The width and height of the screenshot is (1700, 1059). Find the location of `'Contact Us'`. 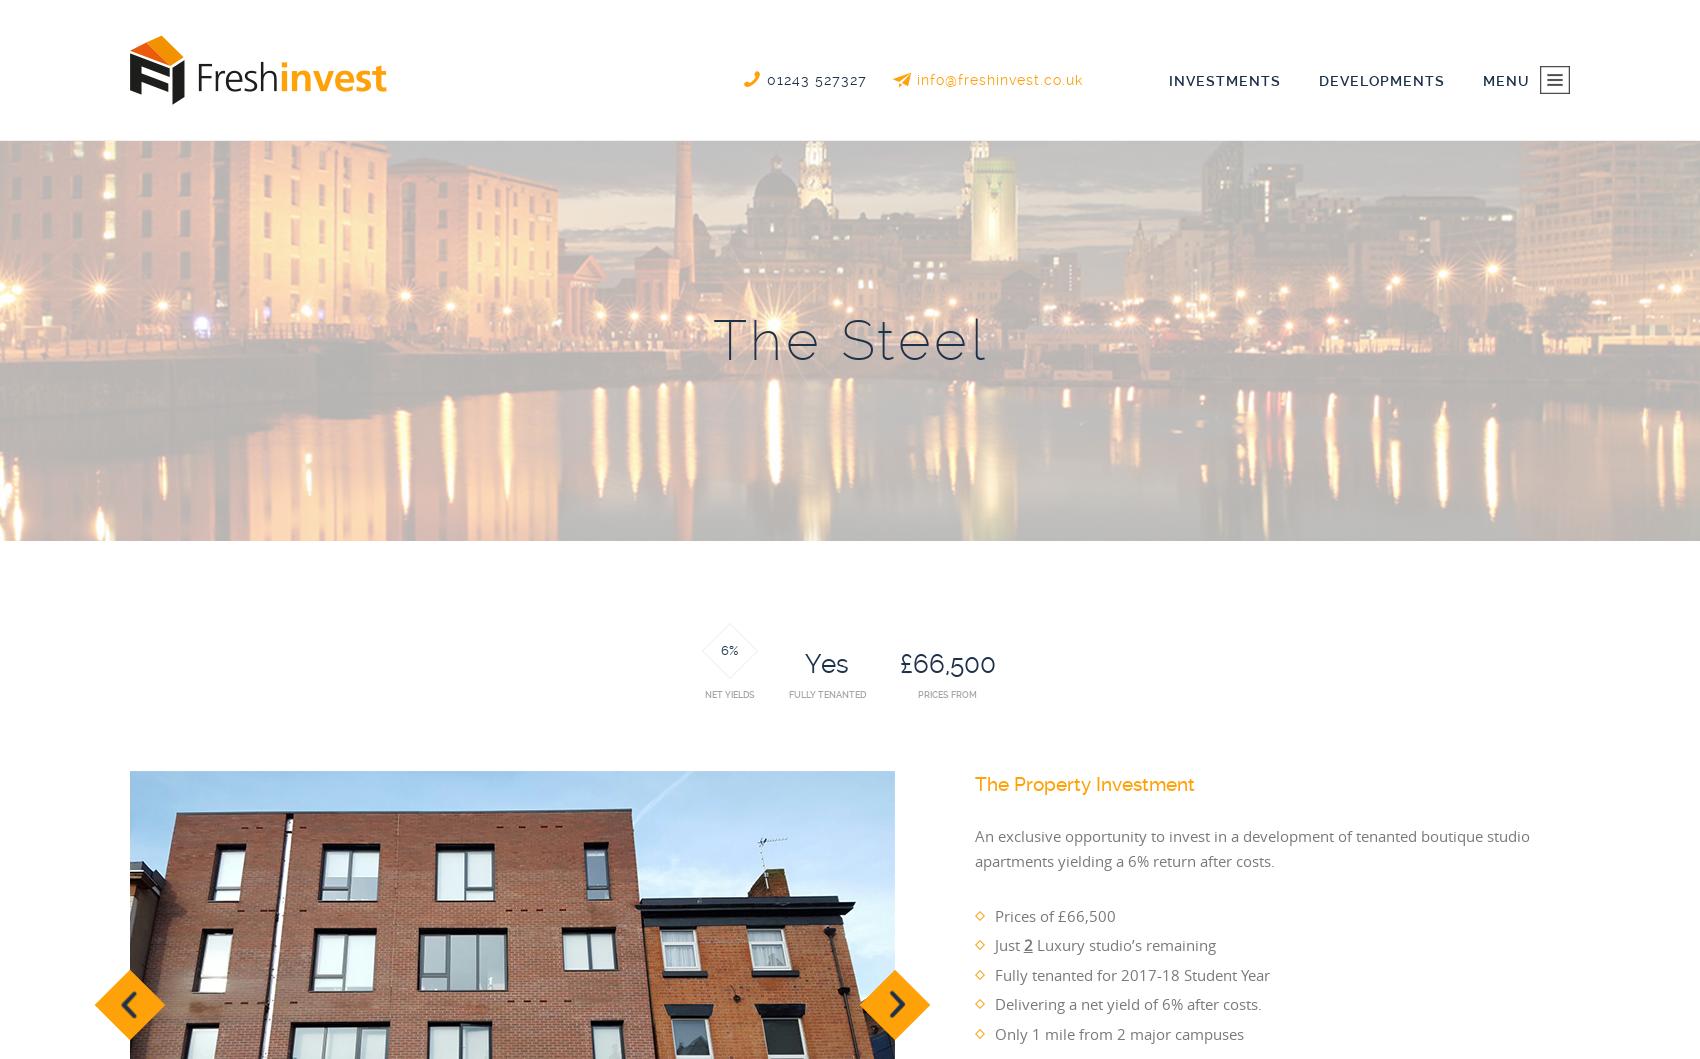

'Contact Us' is located at coordinates (1562, 410).